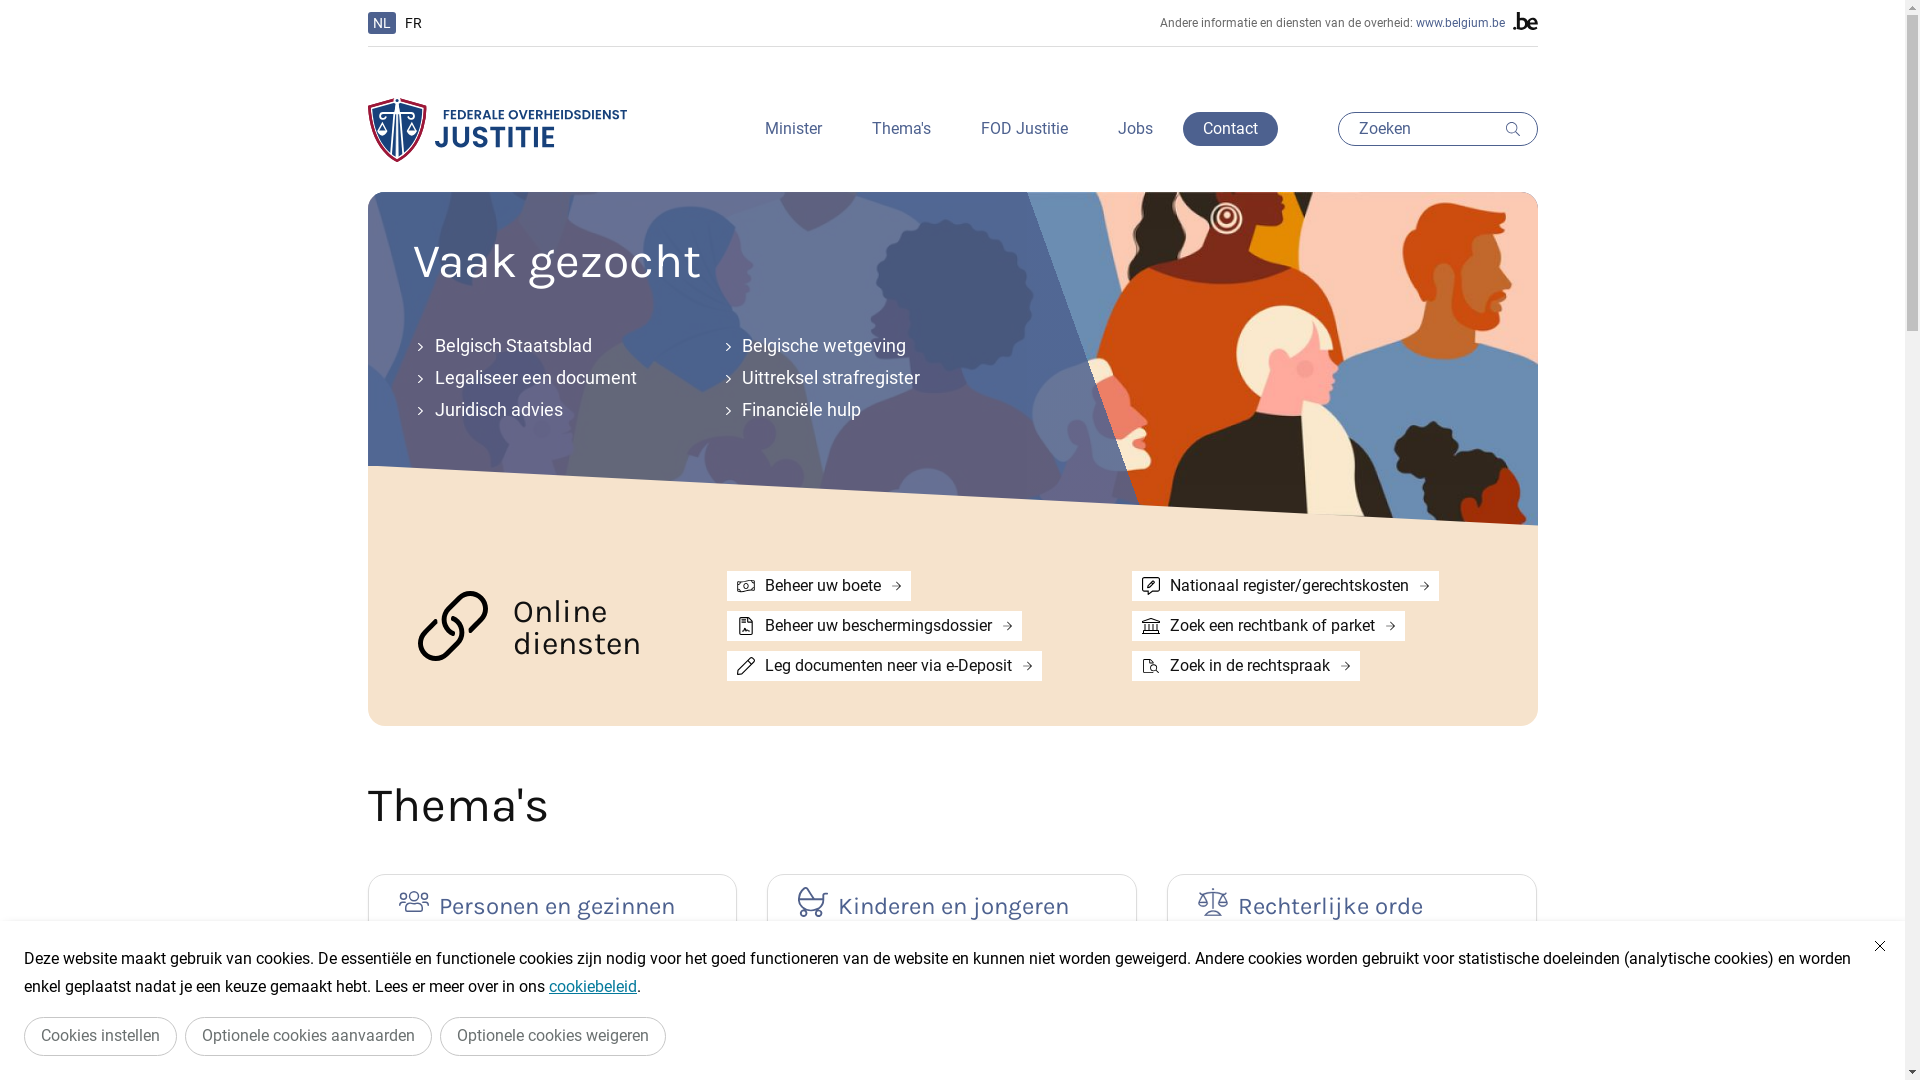  I want to click on 'cookiebeleid', so click(592, 985).